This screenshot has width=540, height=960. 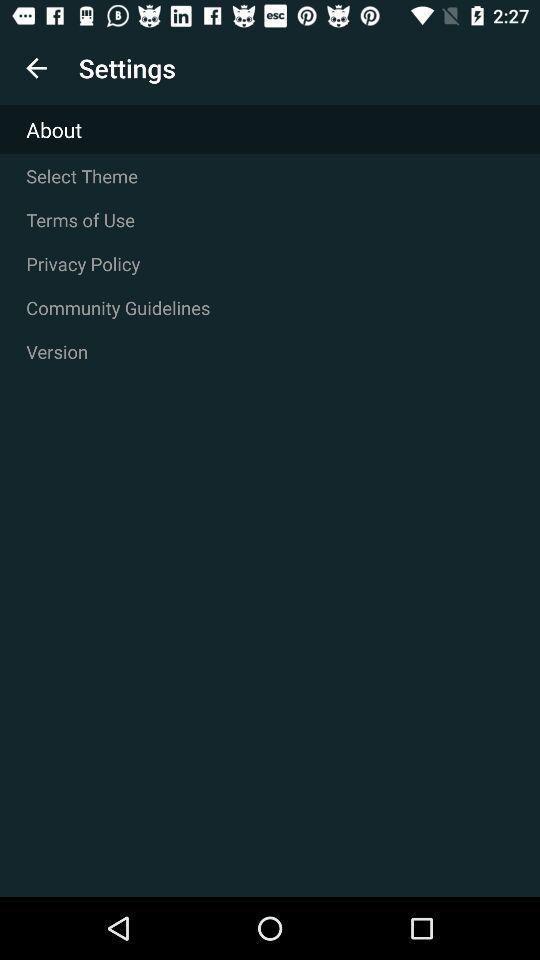 What do you see at coordinates (270, 263) in the screenshot?
I see `item above the community guidelines icon` at bounding box center [270, 263].